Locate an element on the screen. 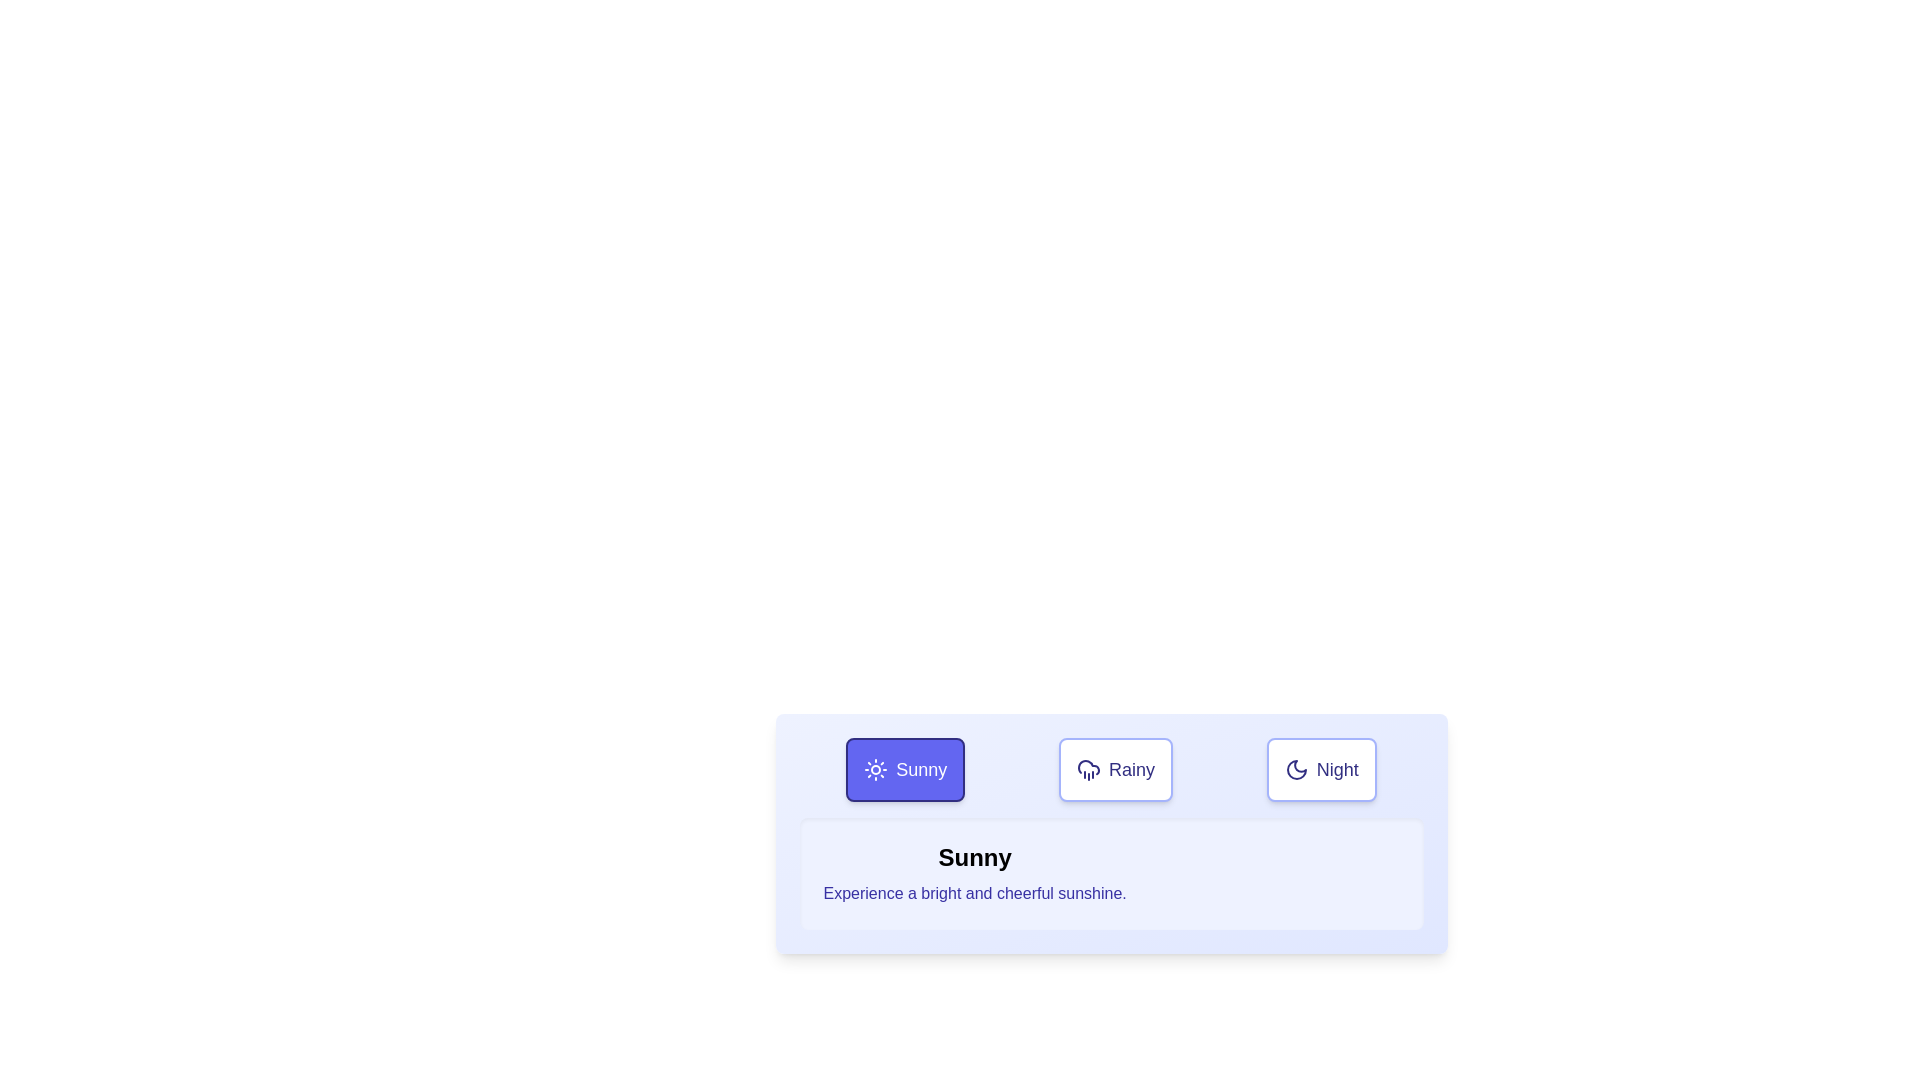 The width and height of the screenshot is (1920, 1080). the 'Sunny' icon located in the leftmost button of the row is located at coordinates (876, 769).